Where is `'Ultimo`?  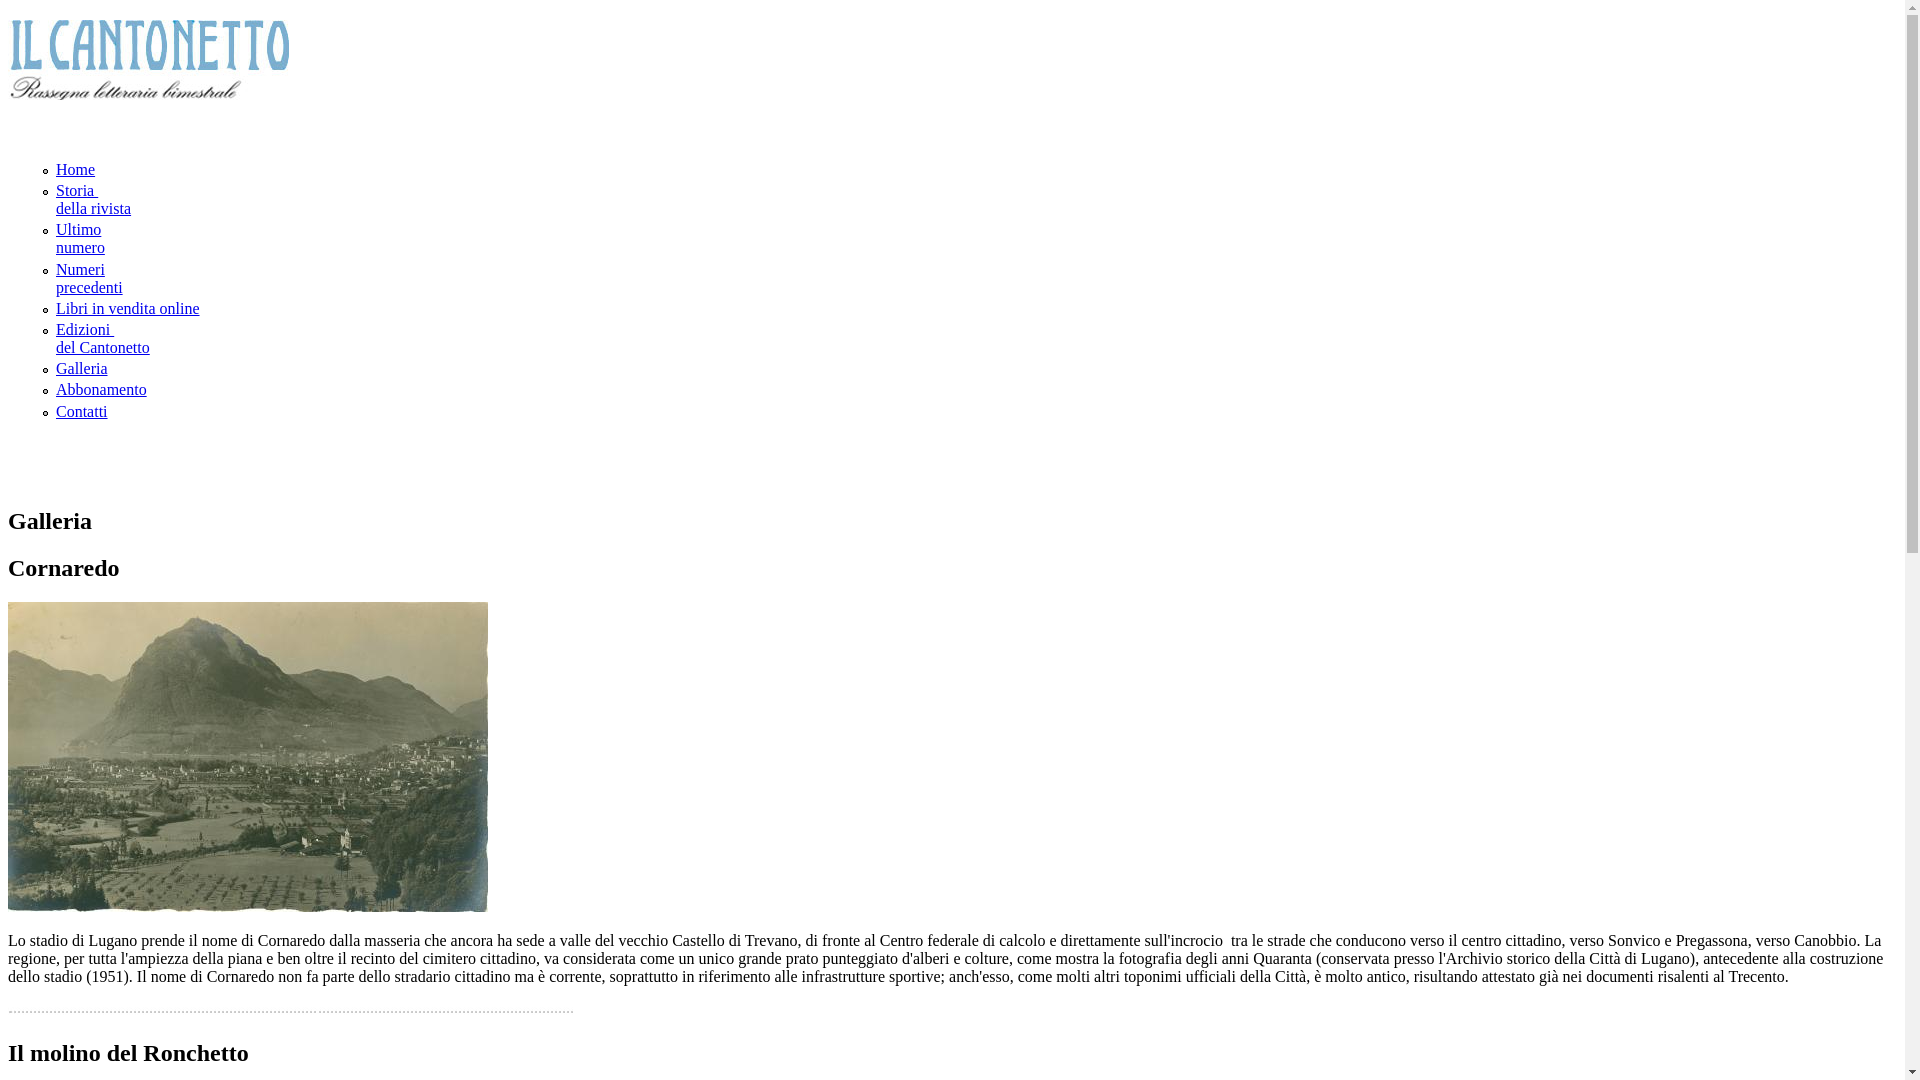 'Ultimo is located at coordinates (80, 237).